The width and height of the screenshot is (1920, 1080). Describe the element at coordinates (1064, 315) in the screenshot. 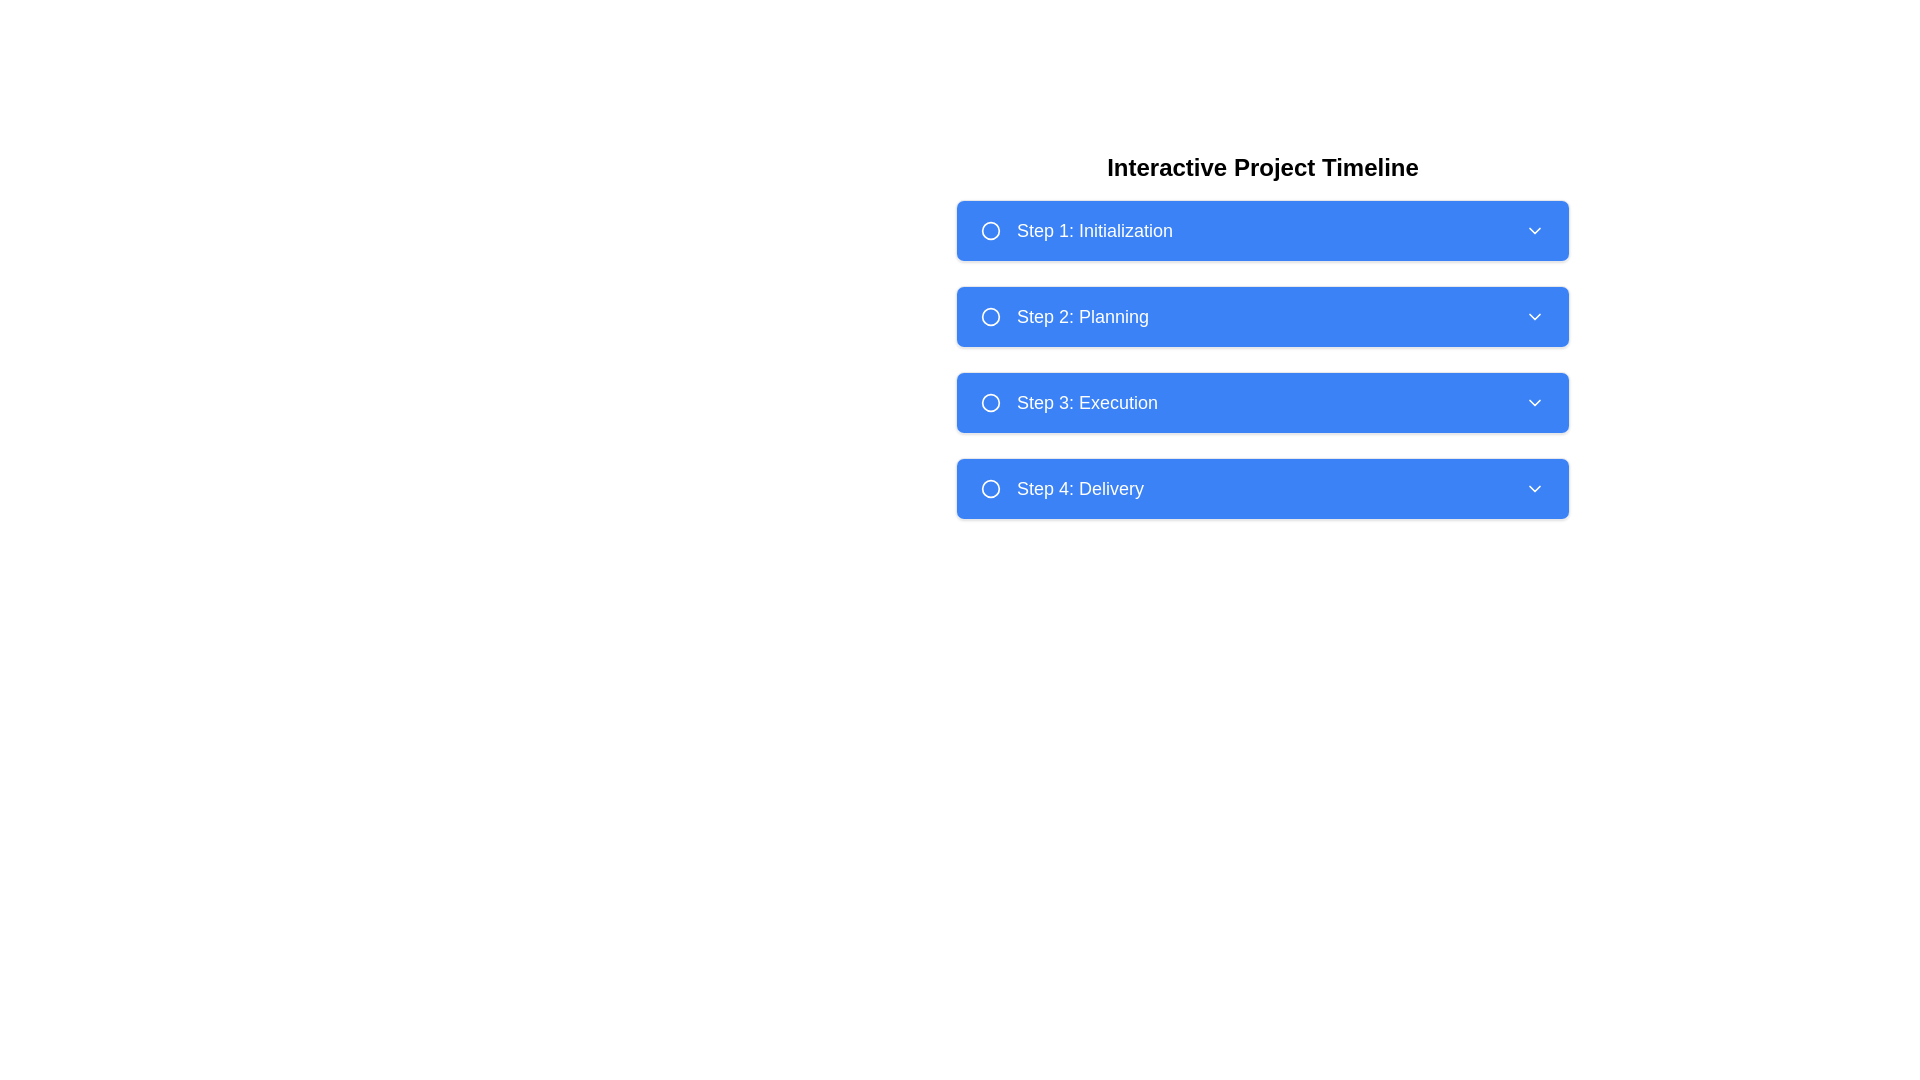

I see `text label element 'Step 2: Planning', which is part of a step indicator in a progress list, located within a blue rectangular background` at that location.